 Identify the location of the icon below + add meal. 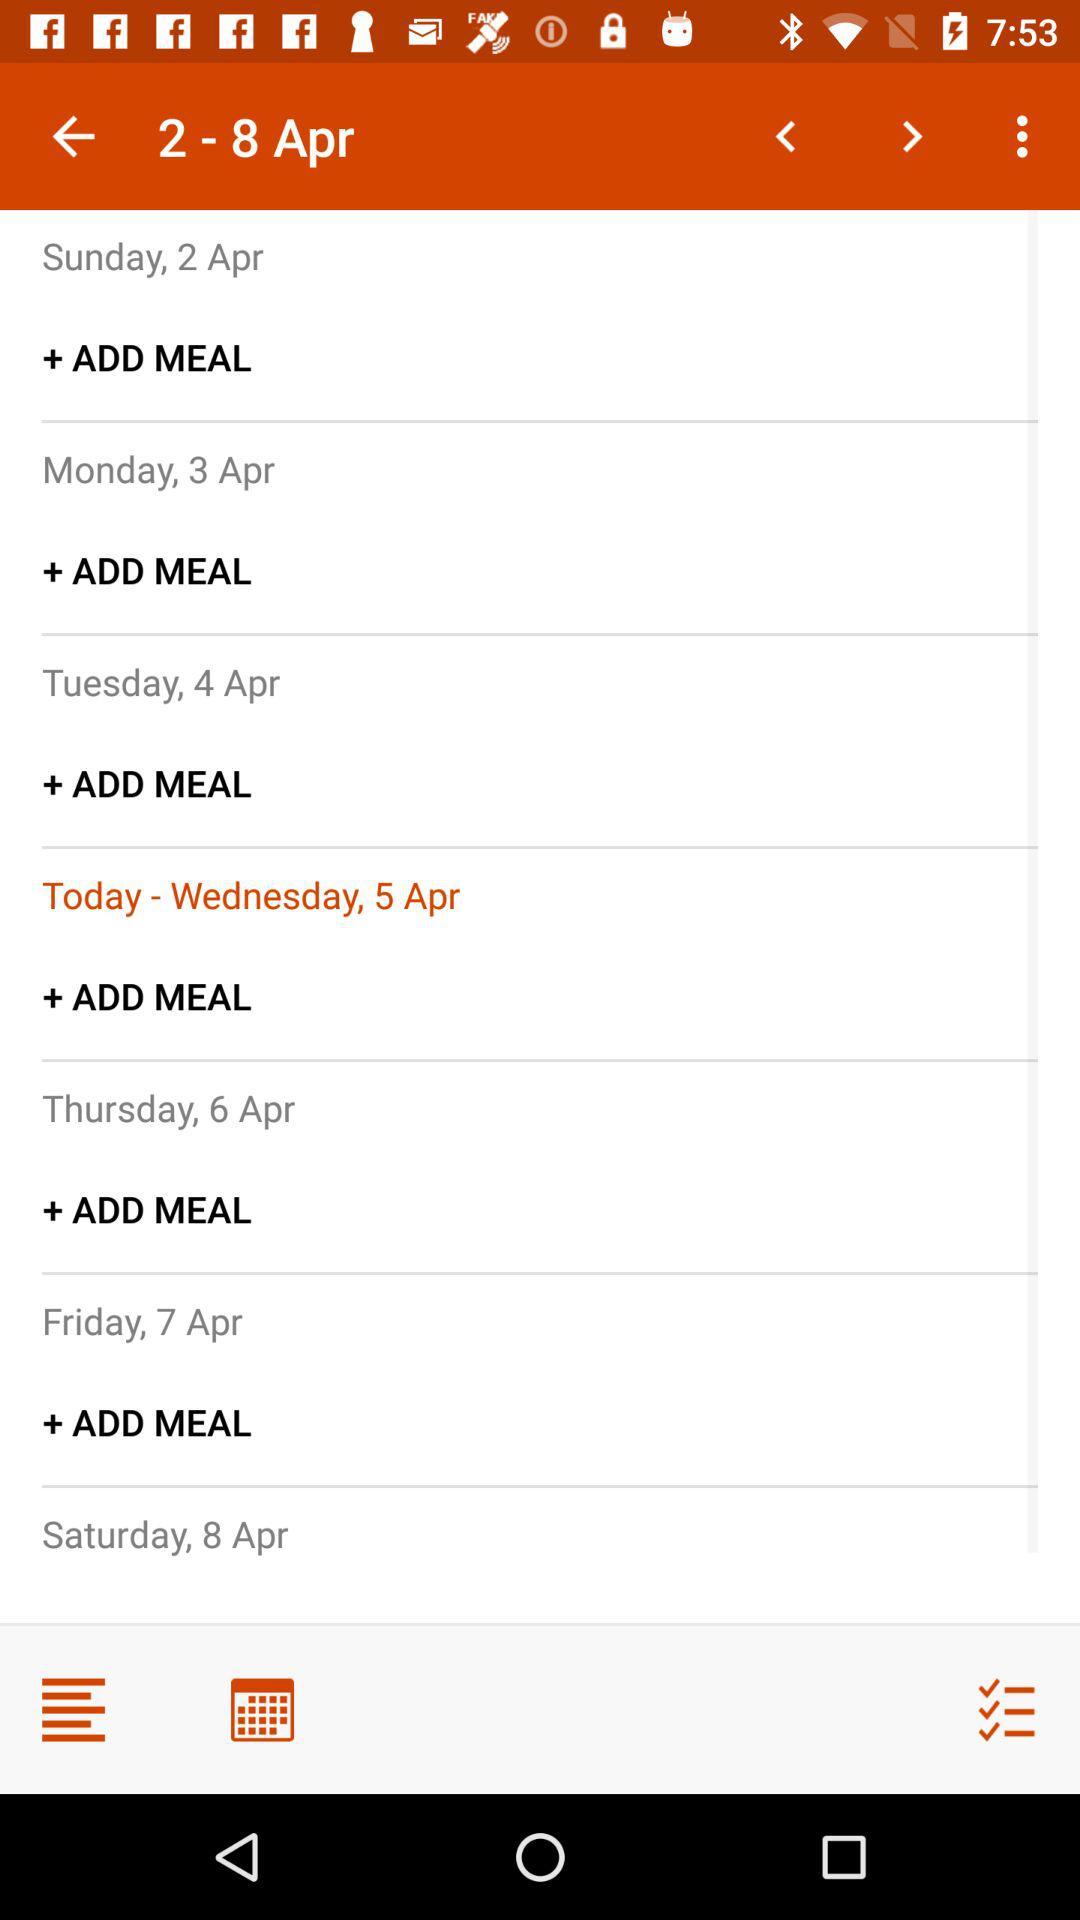
(157, 467).